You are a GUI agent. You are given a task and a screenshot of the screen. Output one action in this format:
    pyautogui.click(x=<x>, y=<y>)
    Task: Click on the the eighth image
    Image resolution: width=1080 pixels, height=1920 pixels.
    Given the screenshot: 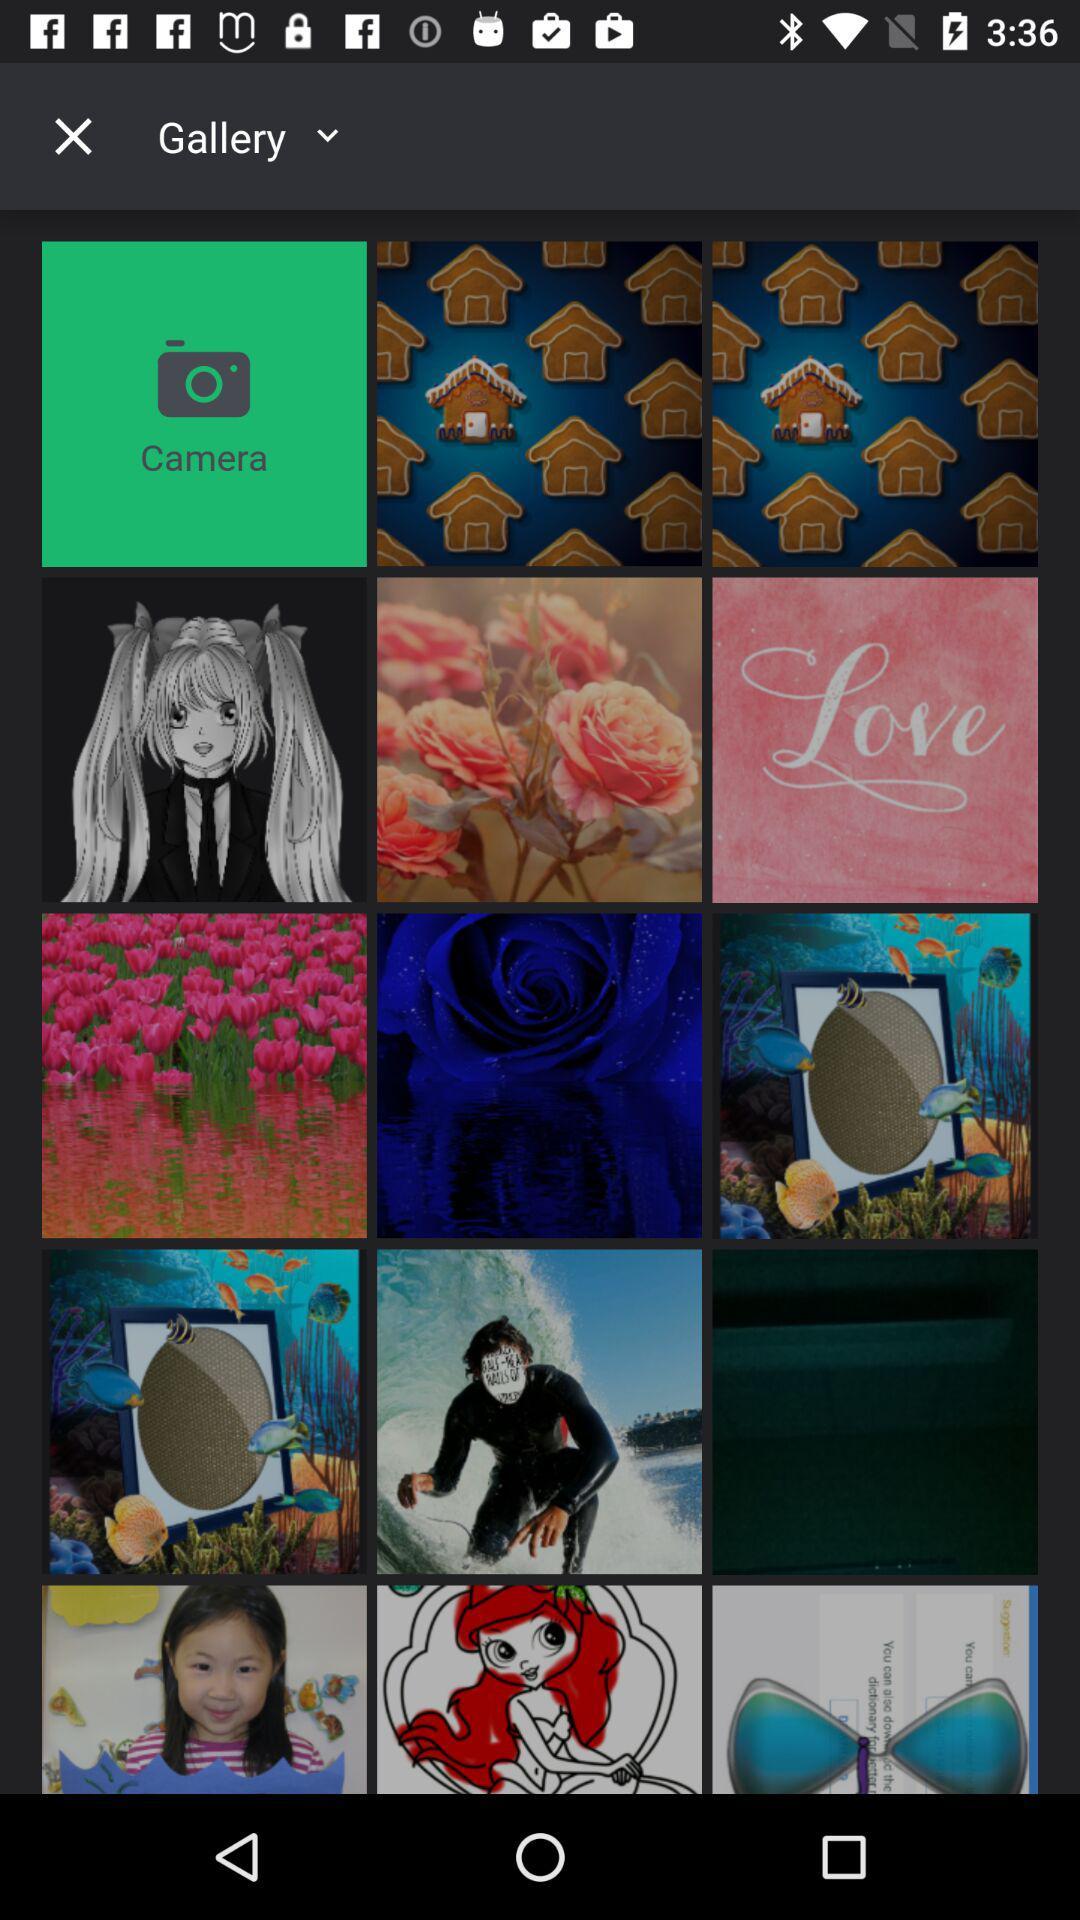 What is the action you would take?
    pyautogui.click(x=874, y=1075)
    